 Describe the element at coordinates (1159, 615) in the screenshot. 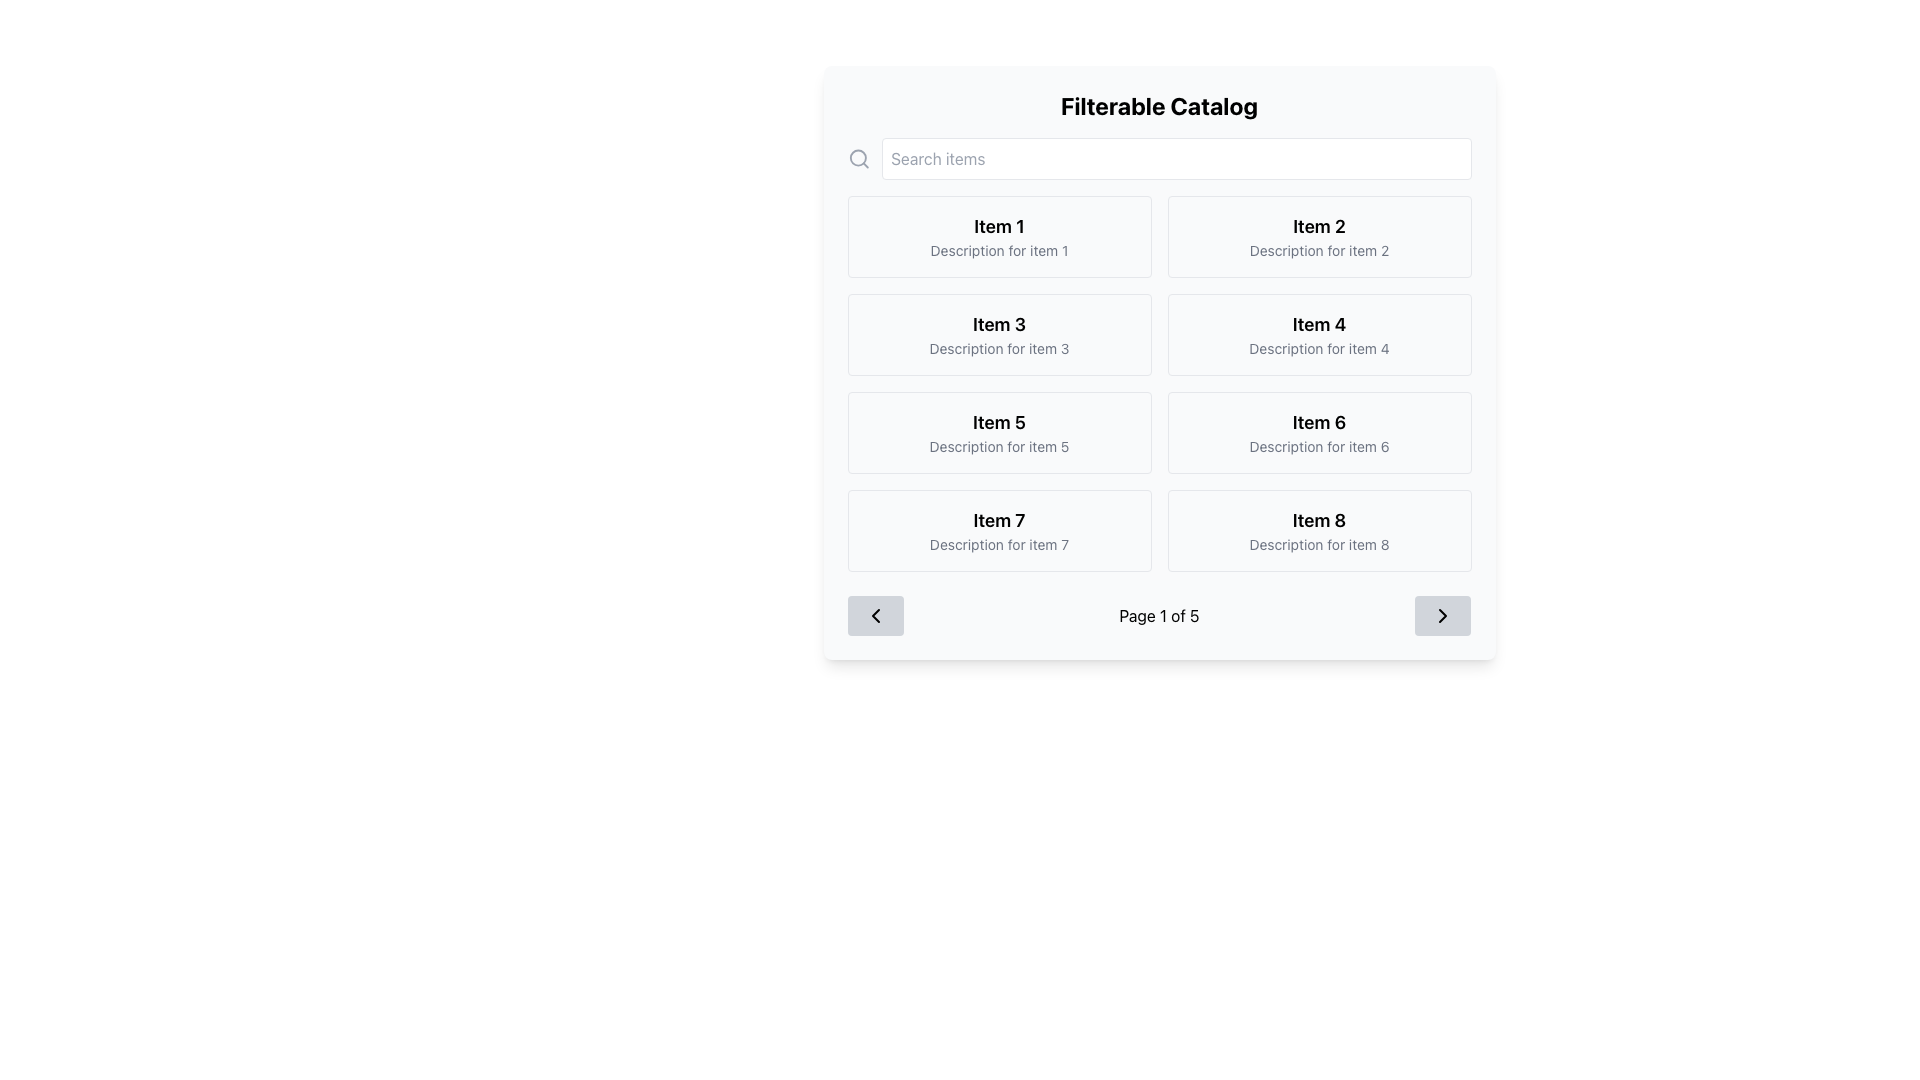

I see `pagination text displayed as 'Page 1 of 5' located at the bottom of the 'Filterable Catalog' interface, centered between the navigation buttons` at that location.